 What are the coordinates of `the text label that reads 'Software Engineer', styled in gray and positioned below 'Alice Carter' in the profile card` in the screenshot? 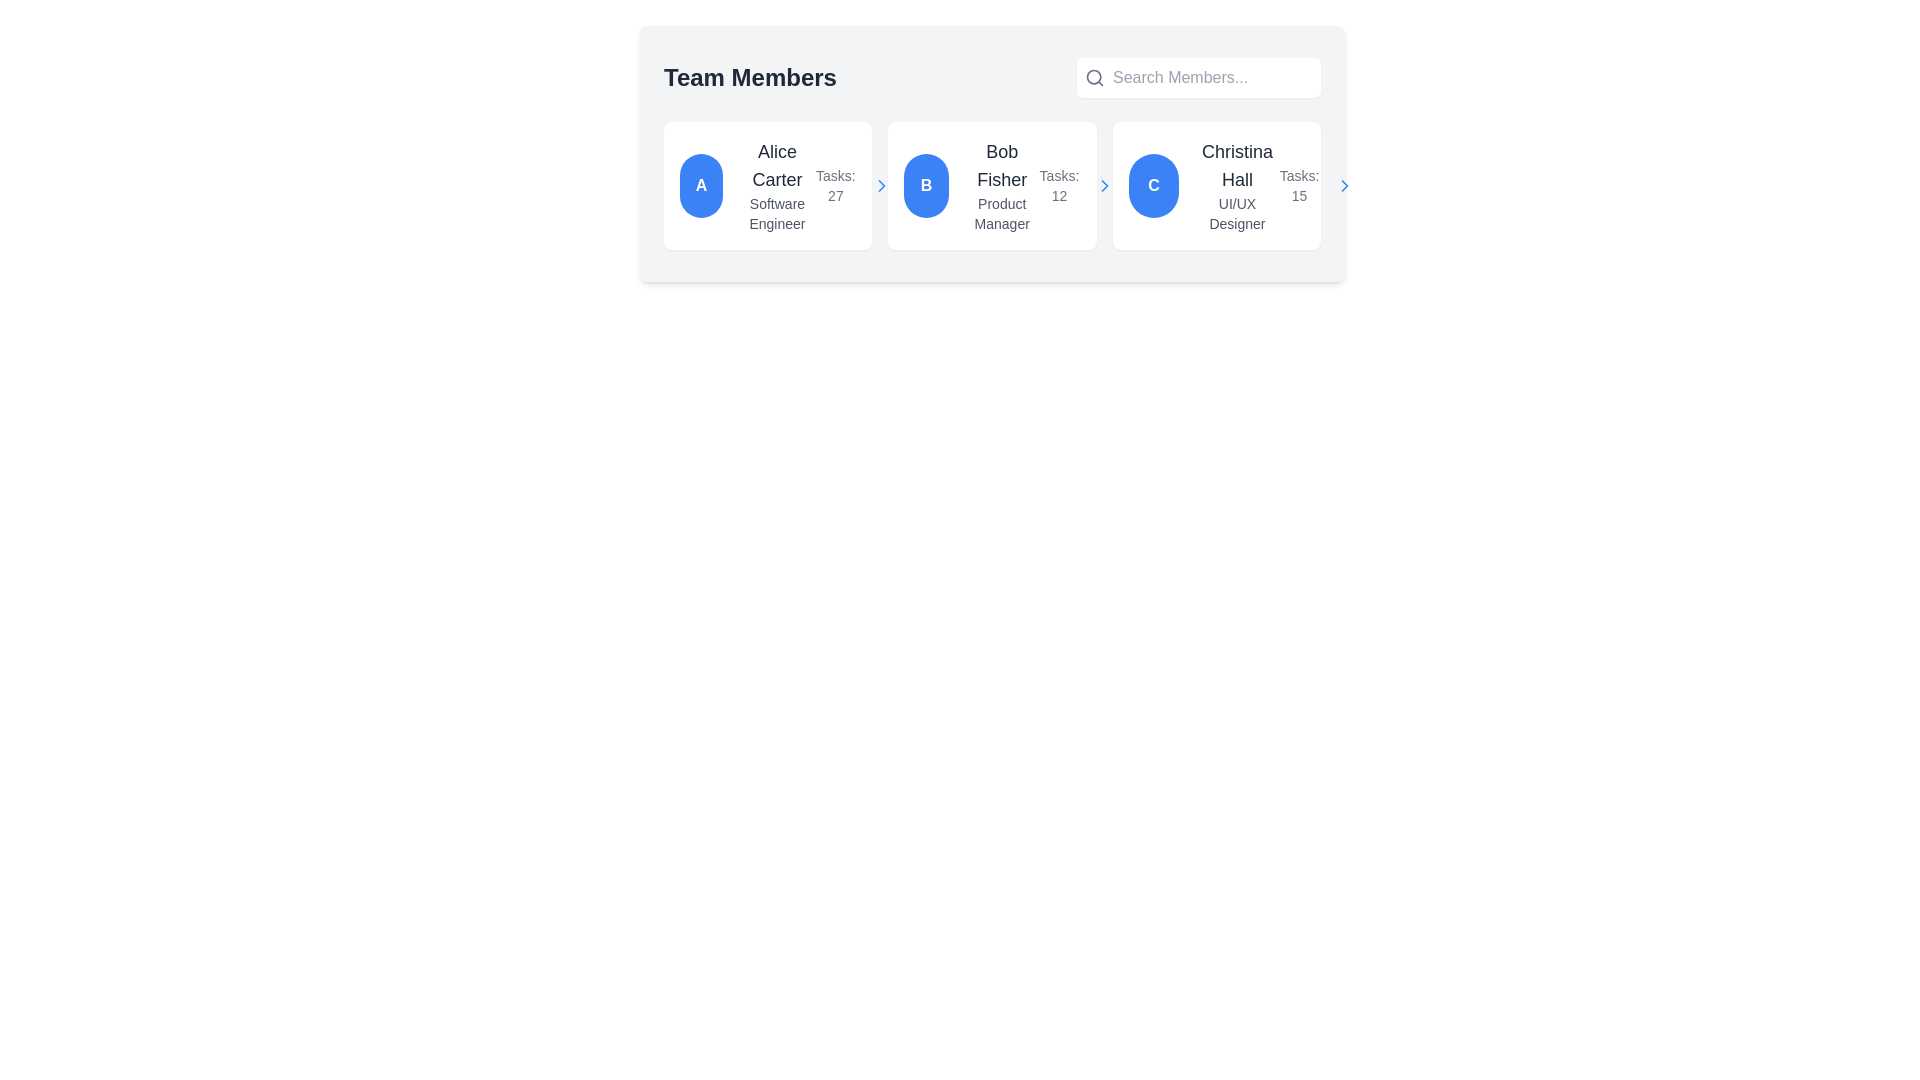 It's located at (776, 213).